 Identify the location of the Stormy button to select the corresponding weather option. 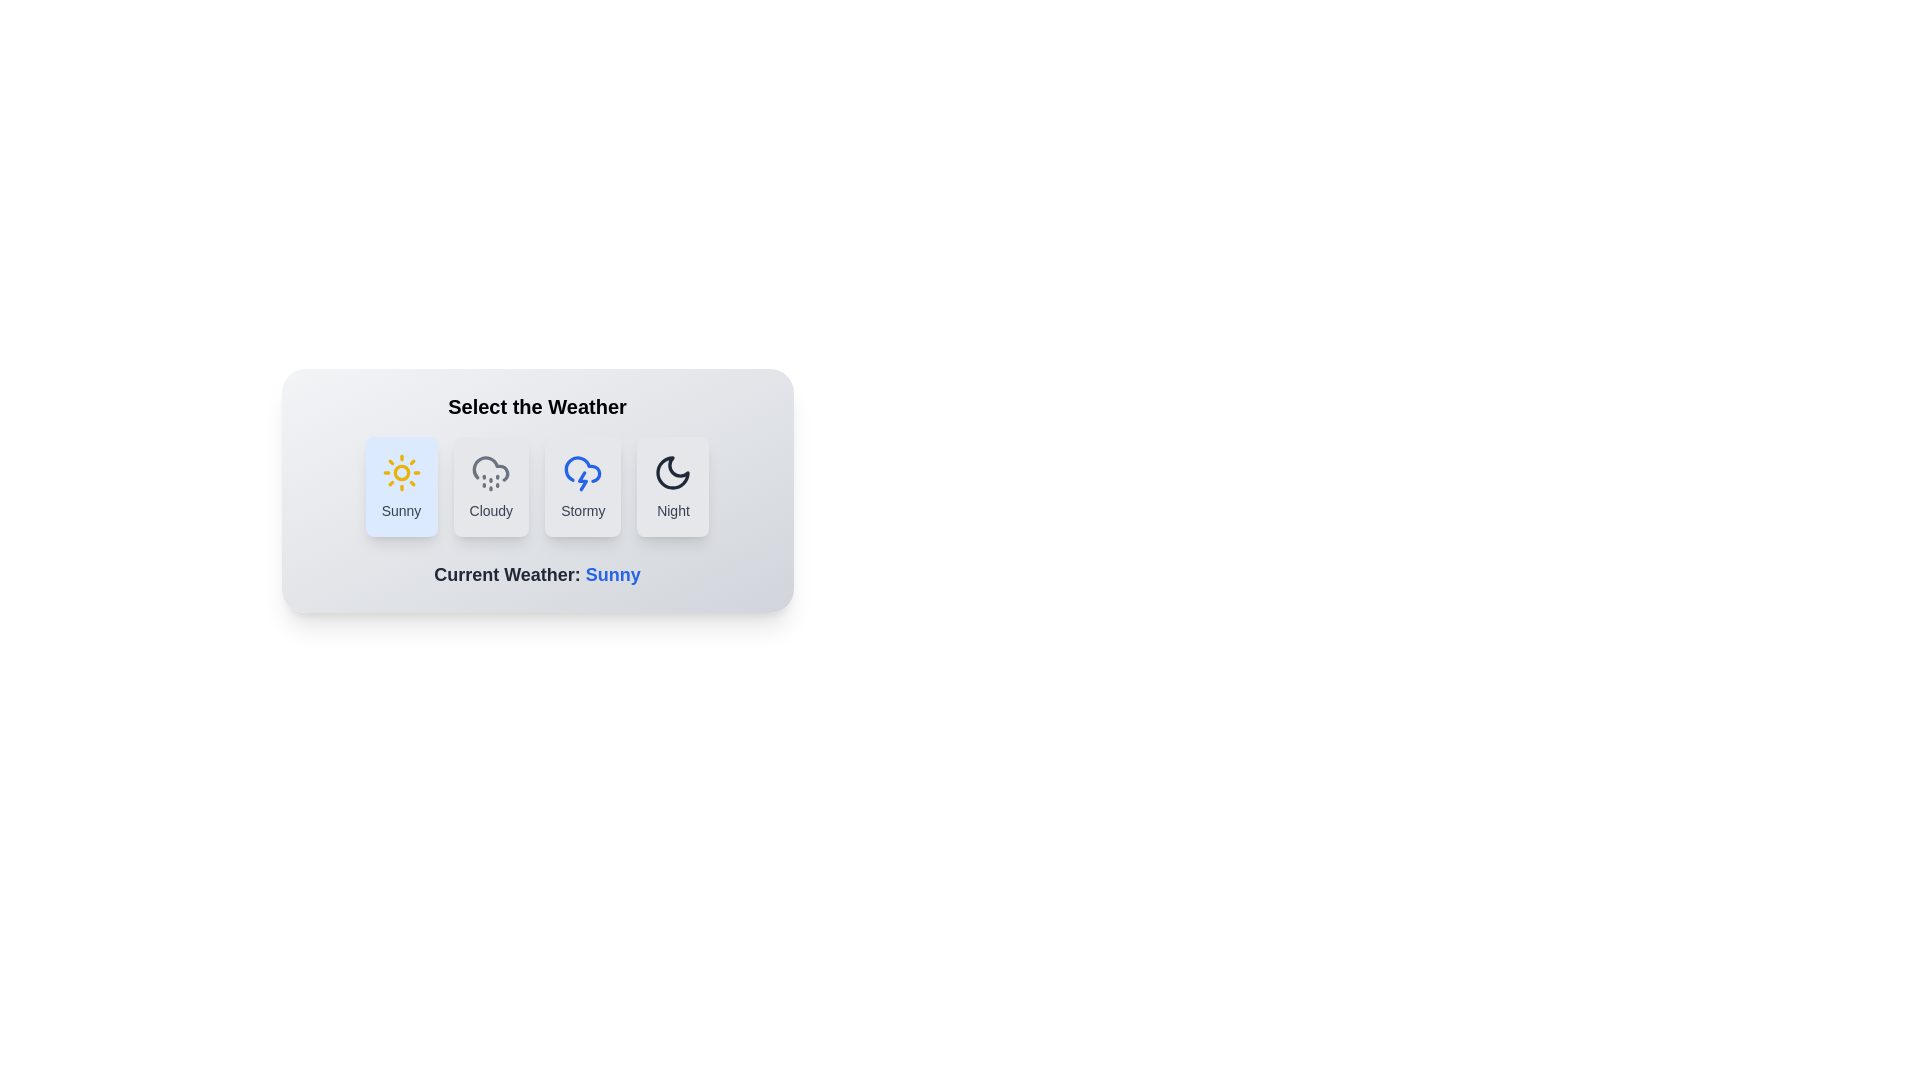
(582, 486).